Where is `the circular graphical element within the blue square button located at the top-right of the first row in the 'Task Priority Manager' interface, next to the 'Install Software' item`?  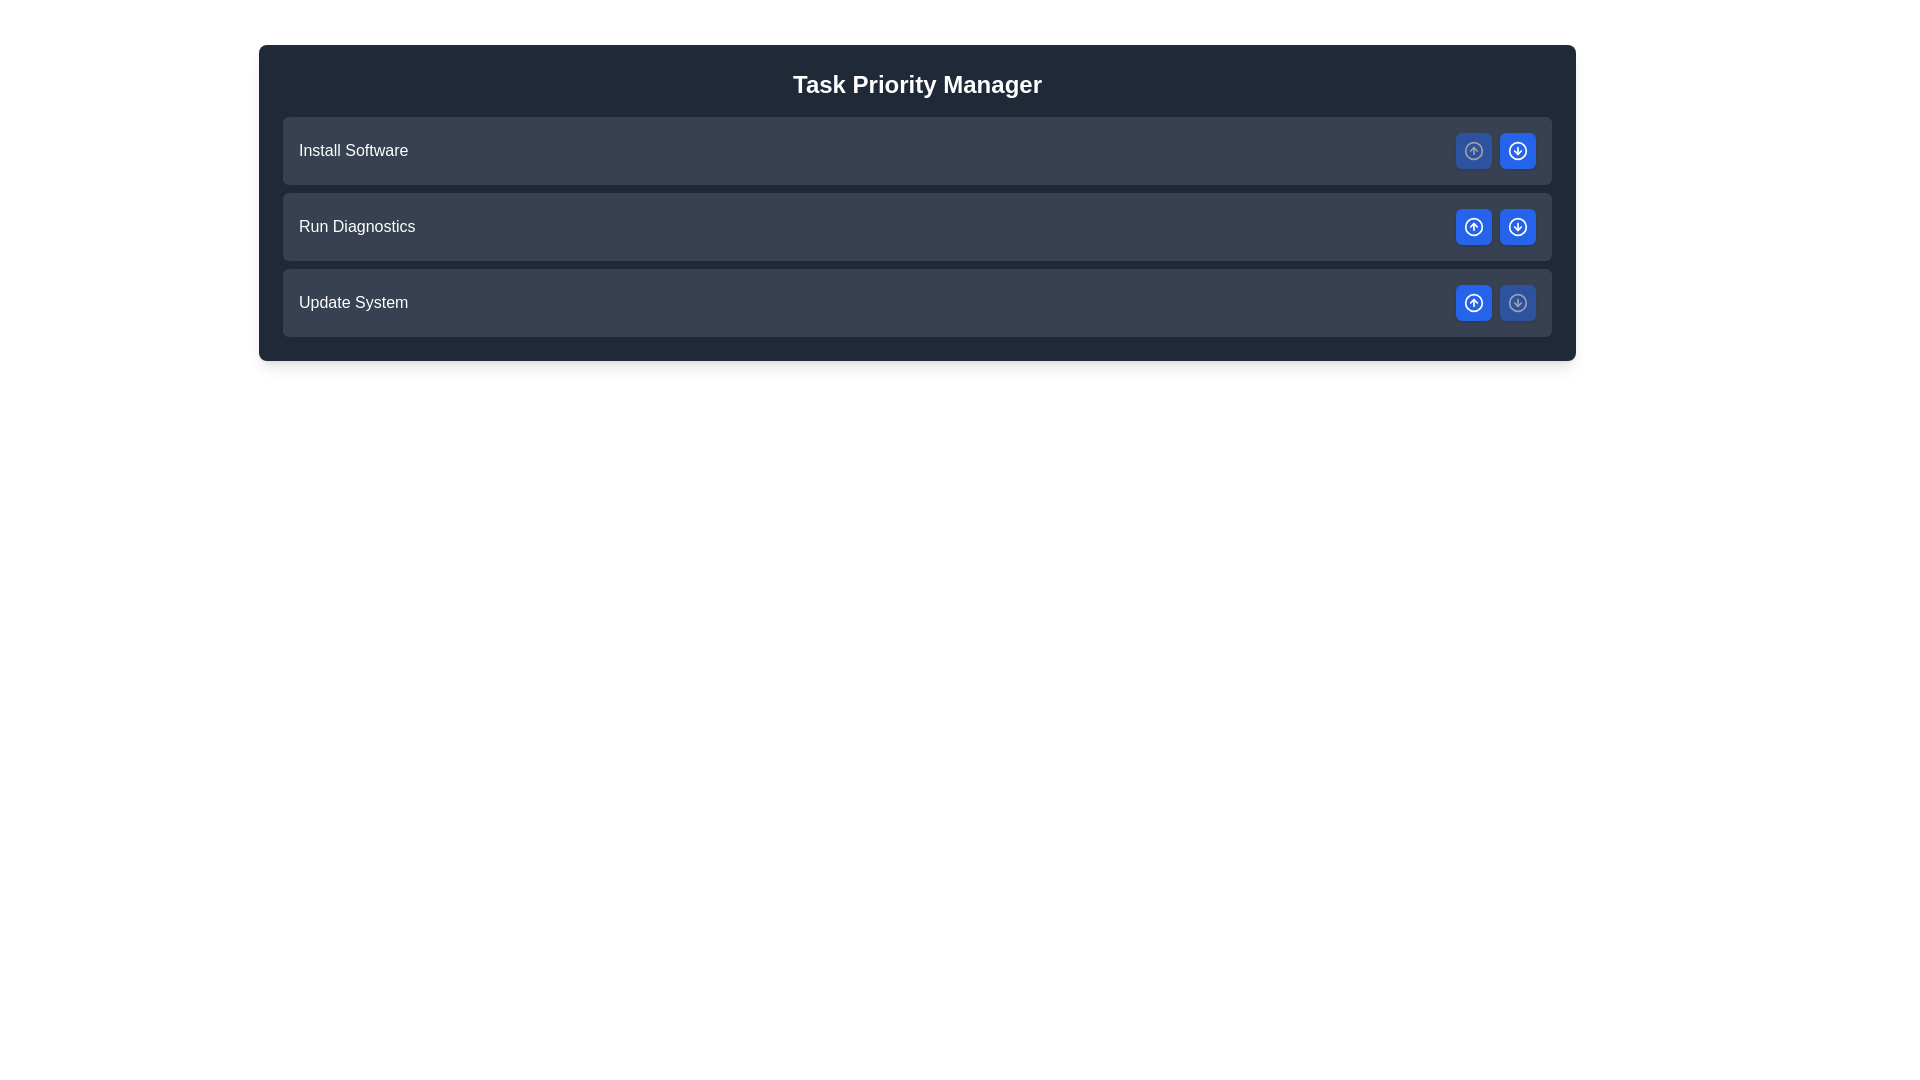 the circular graphical element within the blue square button located at the top-right of the first row in the 'Task Priority Manager' interface, next to the 'Install Software' item is located at coordinates (1473, 149).